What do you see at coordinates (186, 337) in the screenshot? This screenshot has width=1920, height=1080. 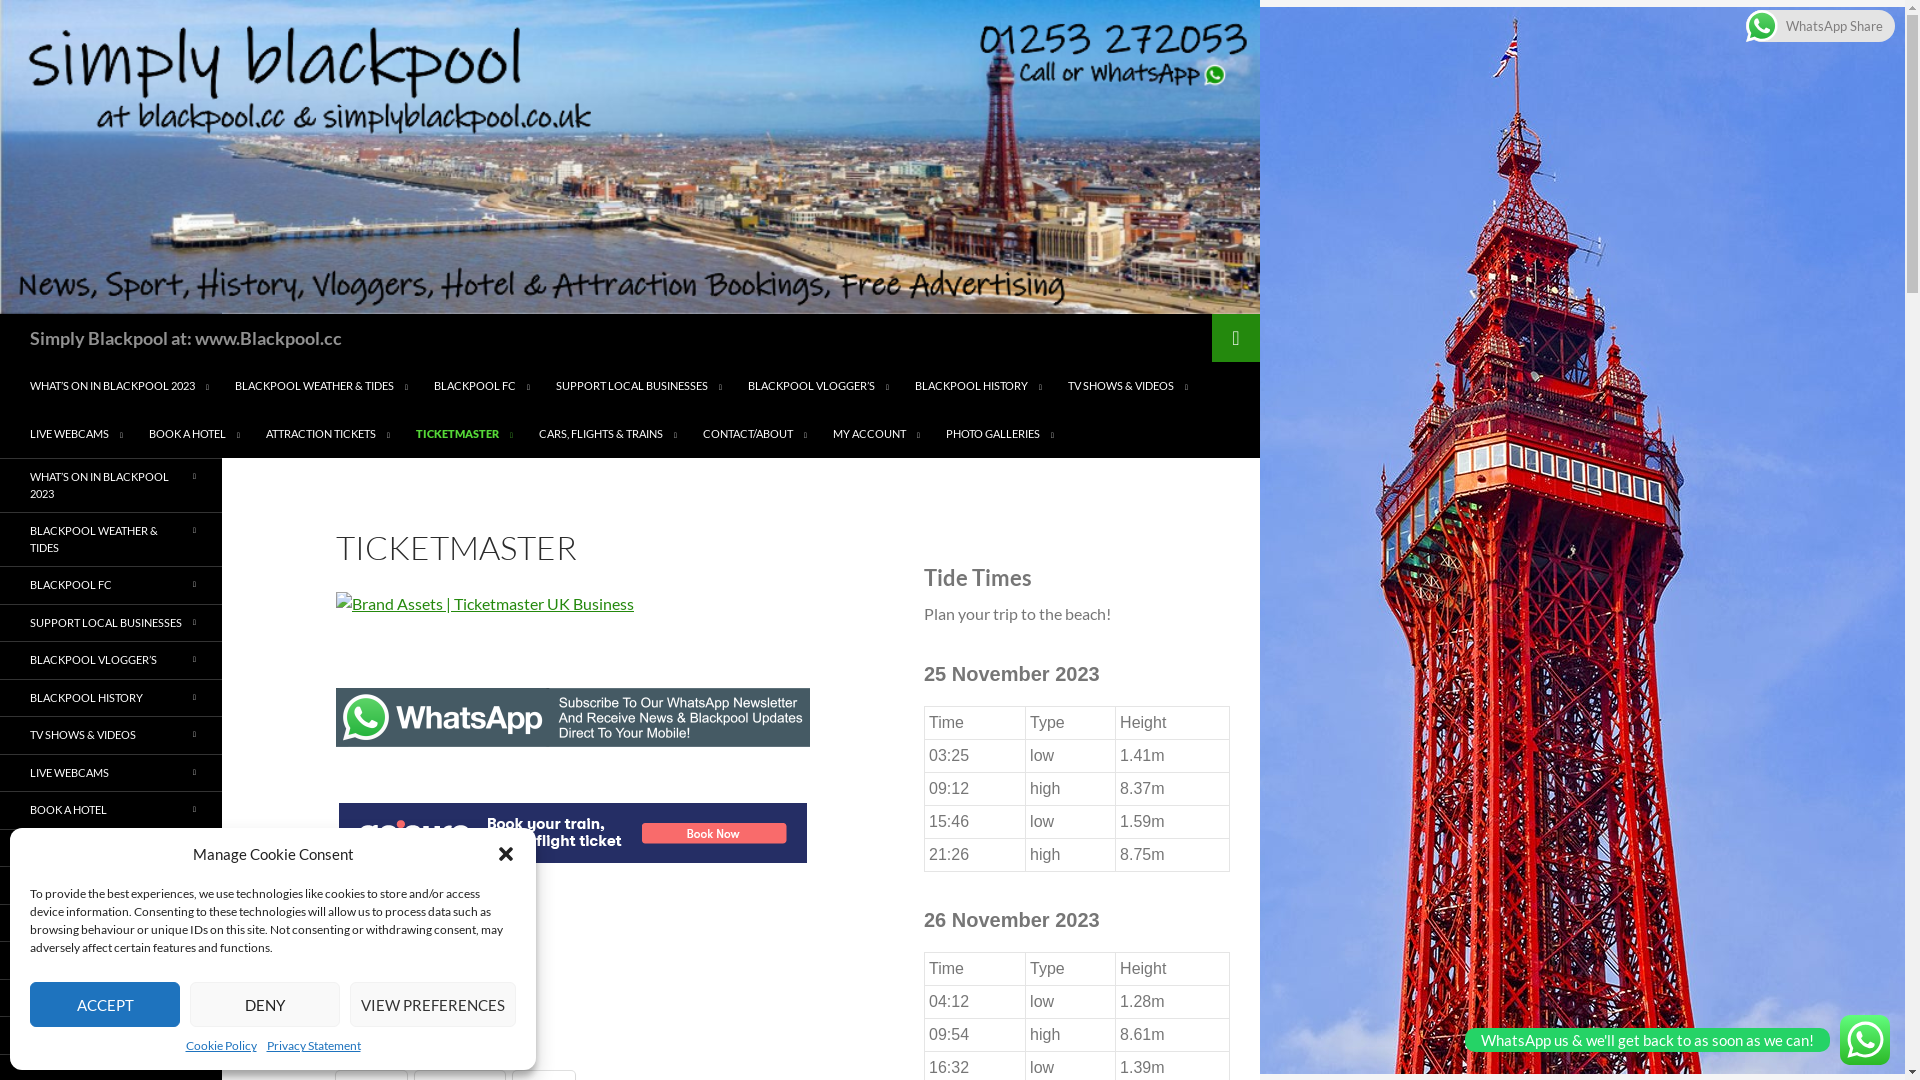 I see `'Simply Blackpool at: www.Blackpool.cc'` at bounding box center [186, 337].